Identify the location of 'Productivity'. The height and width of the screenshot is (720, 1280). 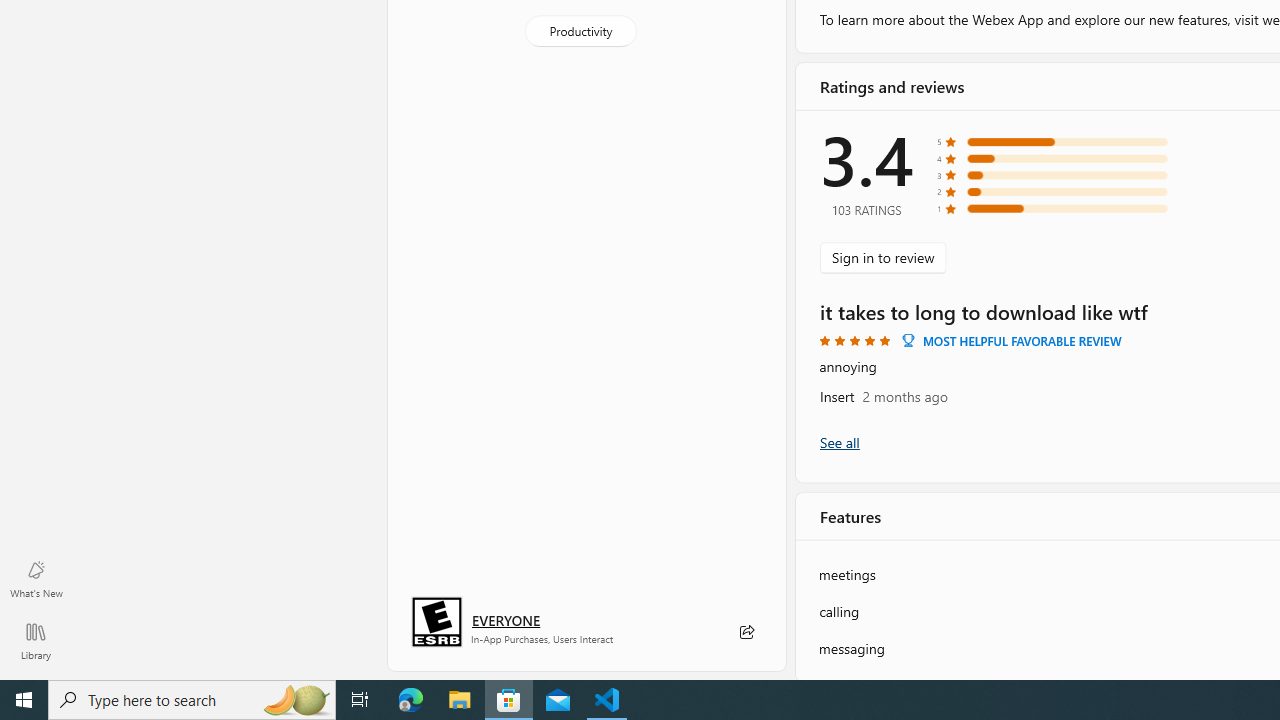
(578, 30).